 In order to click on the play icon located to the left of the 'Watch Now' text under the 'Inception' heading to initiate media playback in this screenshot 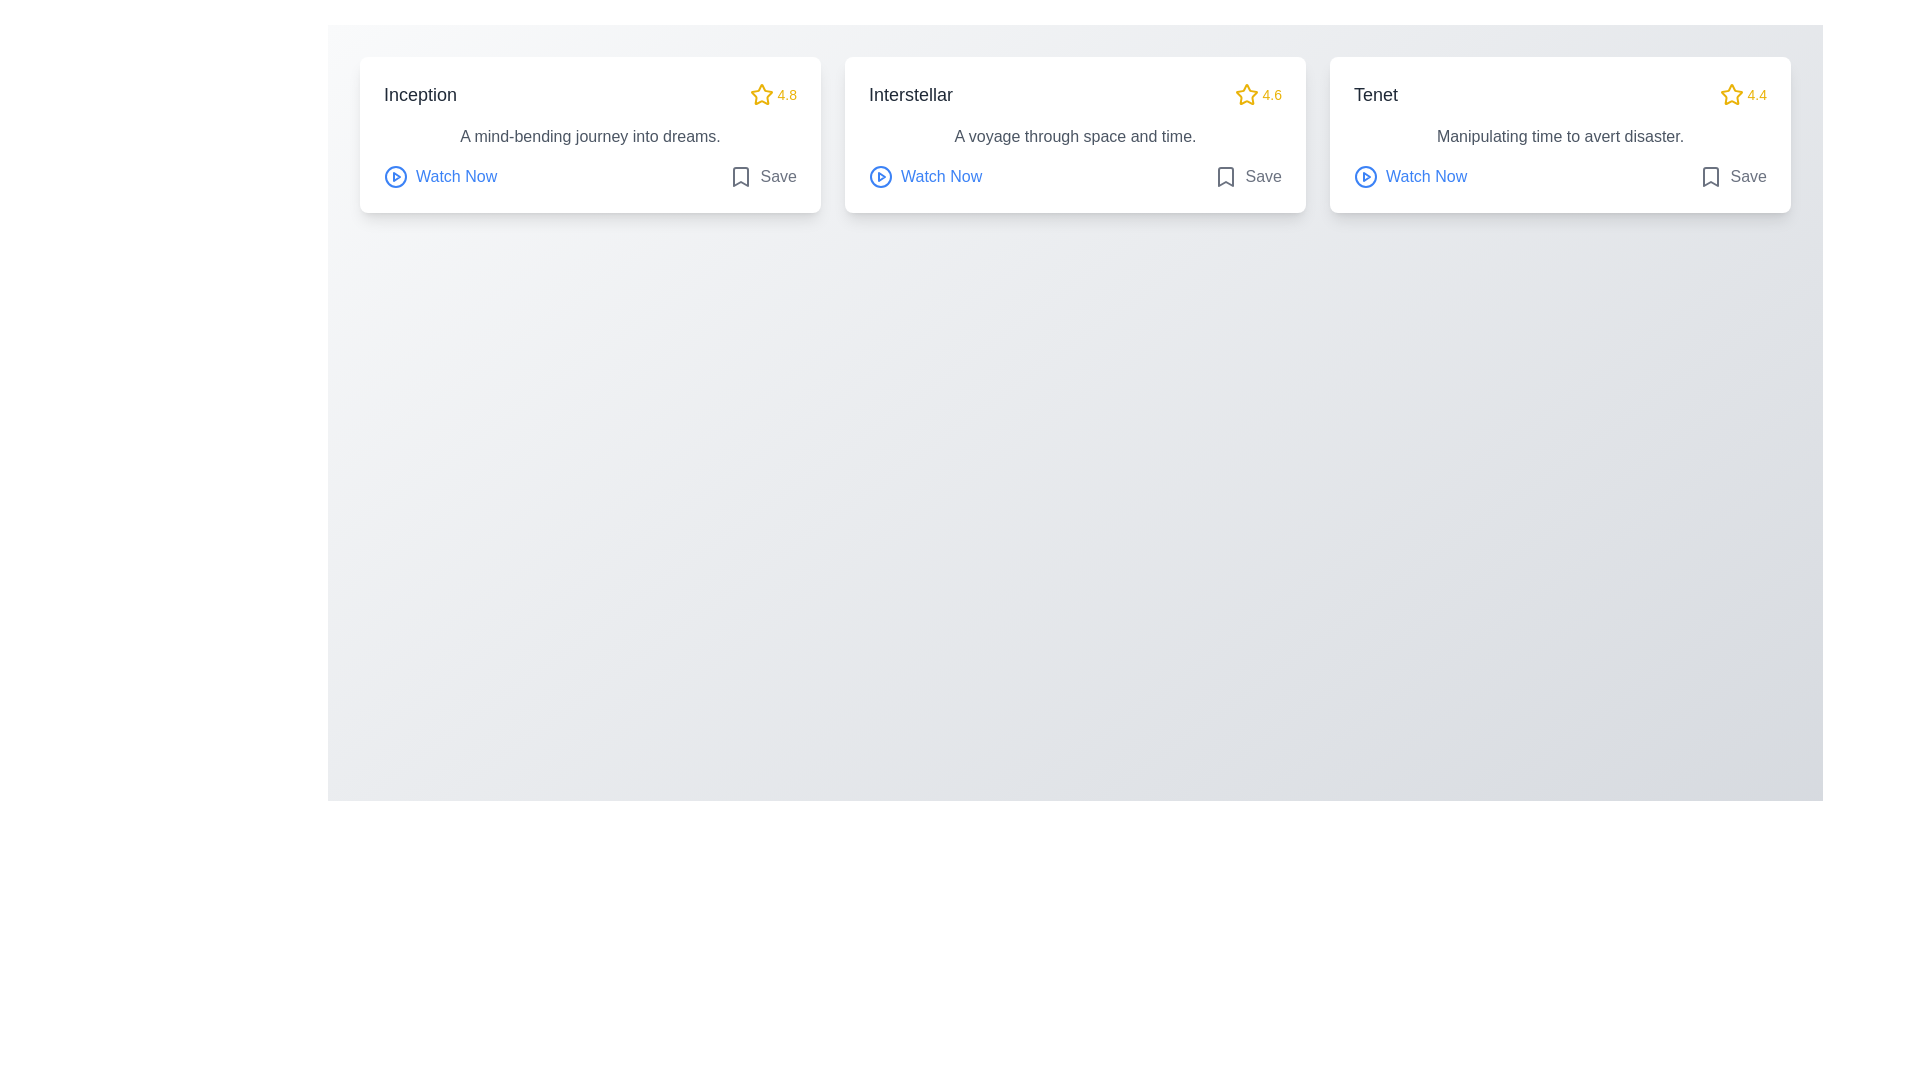, I will do `click(395, 176)`.